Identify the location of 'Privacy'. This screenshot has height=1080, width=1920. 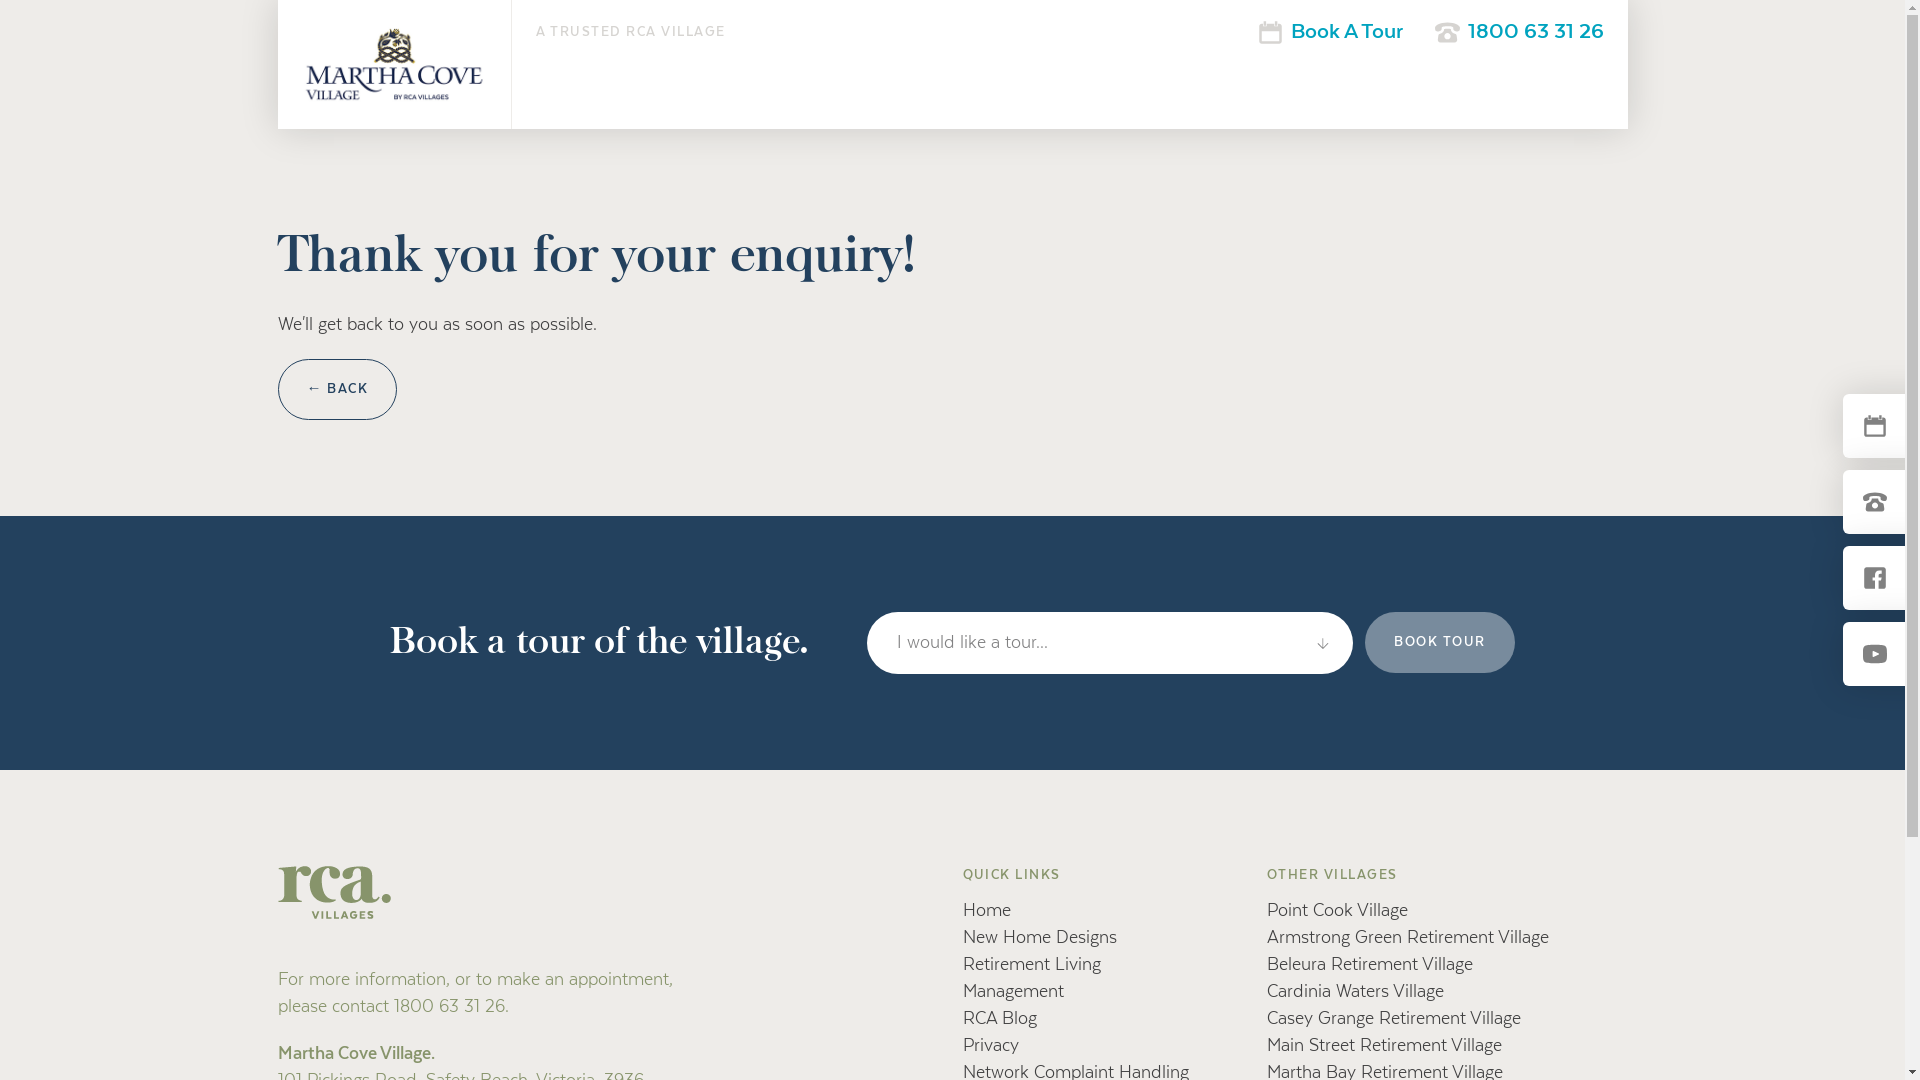
(989, 1044).